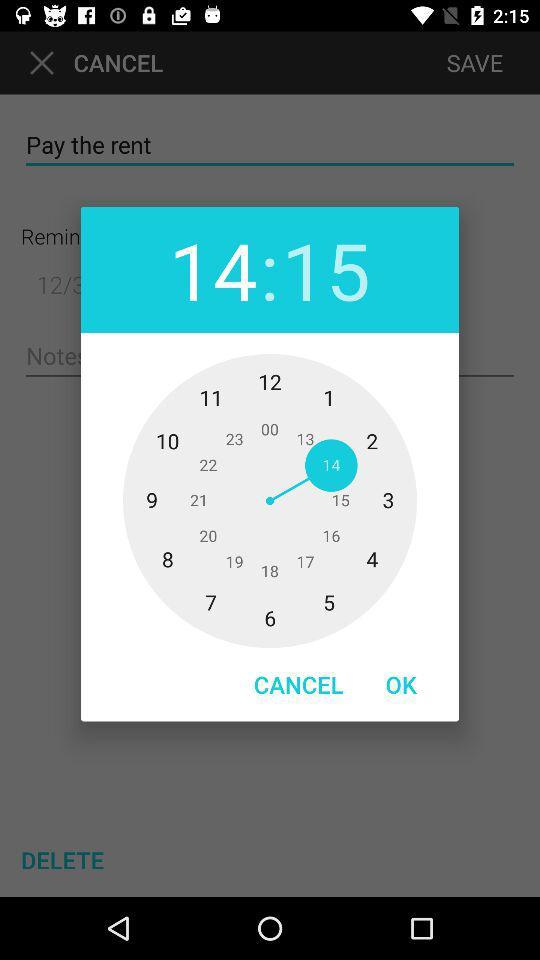 This screenshot has width=540, height=960. Describe the element at coordinates (297, 684) in the screenshot. I see `icon next to ok icon` at that location.